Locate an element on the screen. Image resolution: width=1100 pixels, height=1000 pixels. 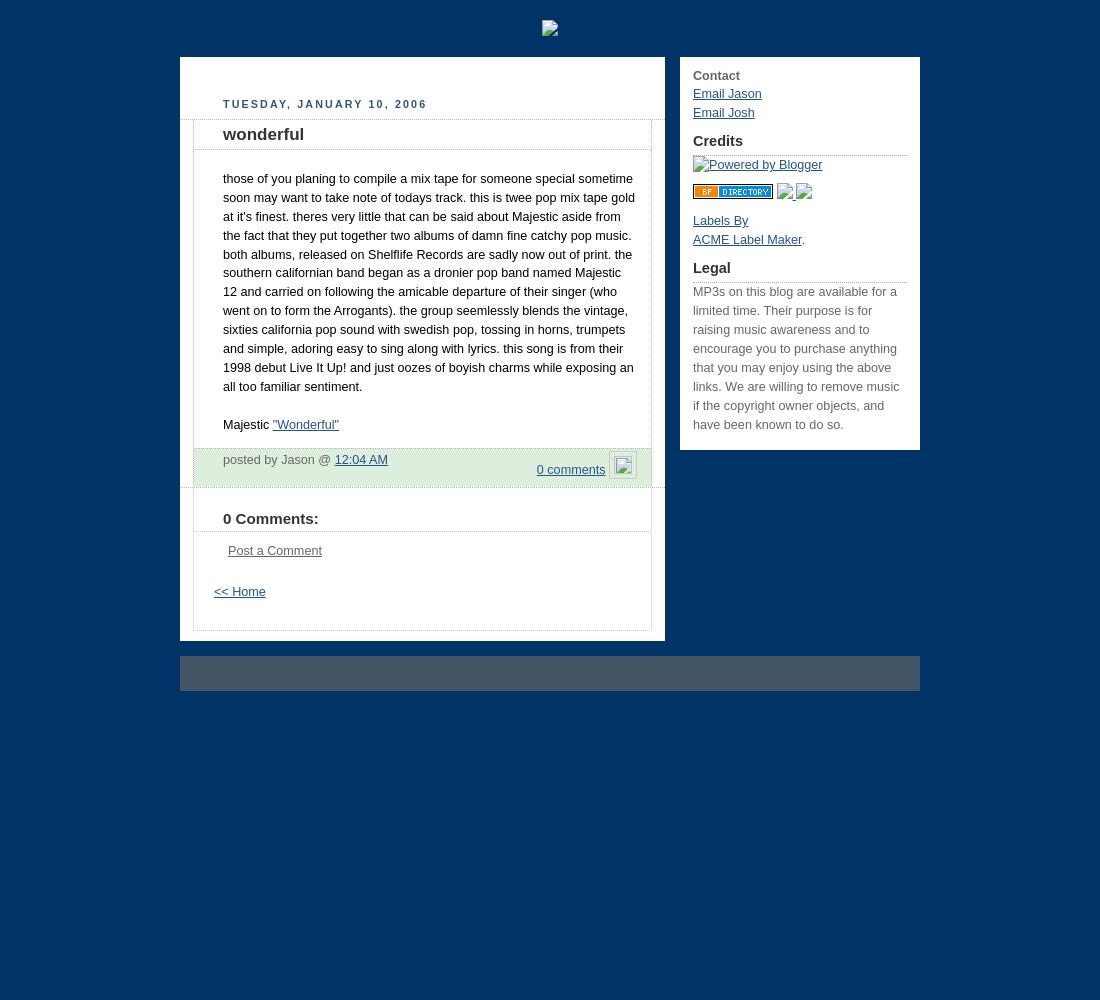
'Contact' is located at coordinates (714, 74).